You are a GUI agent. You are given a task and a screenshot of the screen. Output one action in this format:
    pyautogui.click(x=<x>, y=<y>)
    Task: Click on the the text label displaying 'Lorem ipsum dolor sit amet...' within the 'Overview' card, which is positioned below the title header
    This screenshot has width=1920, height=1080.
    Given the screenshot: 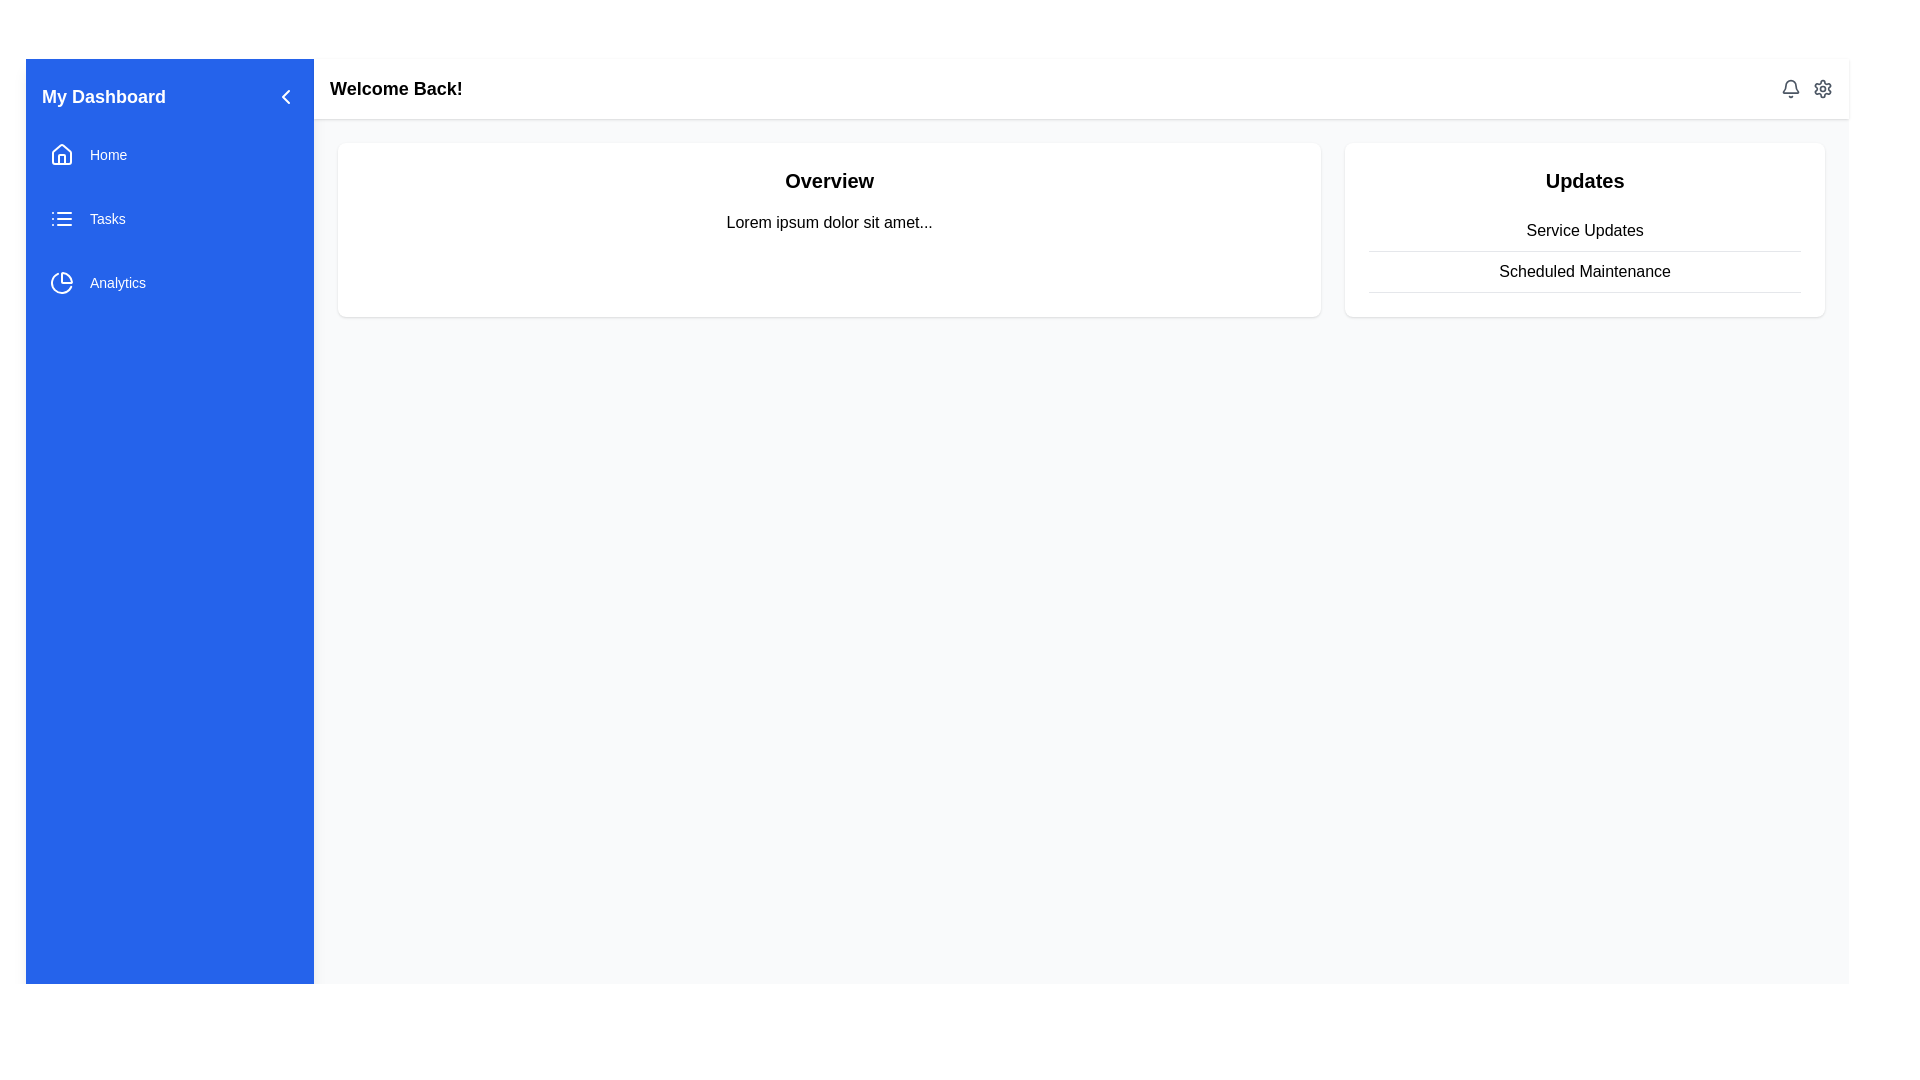 What is the action you would take?
    pyautogui.click(x=829, y=223)
    